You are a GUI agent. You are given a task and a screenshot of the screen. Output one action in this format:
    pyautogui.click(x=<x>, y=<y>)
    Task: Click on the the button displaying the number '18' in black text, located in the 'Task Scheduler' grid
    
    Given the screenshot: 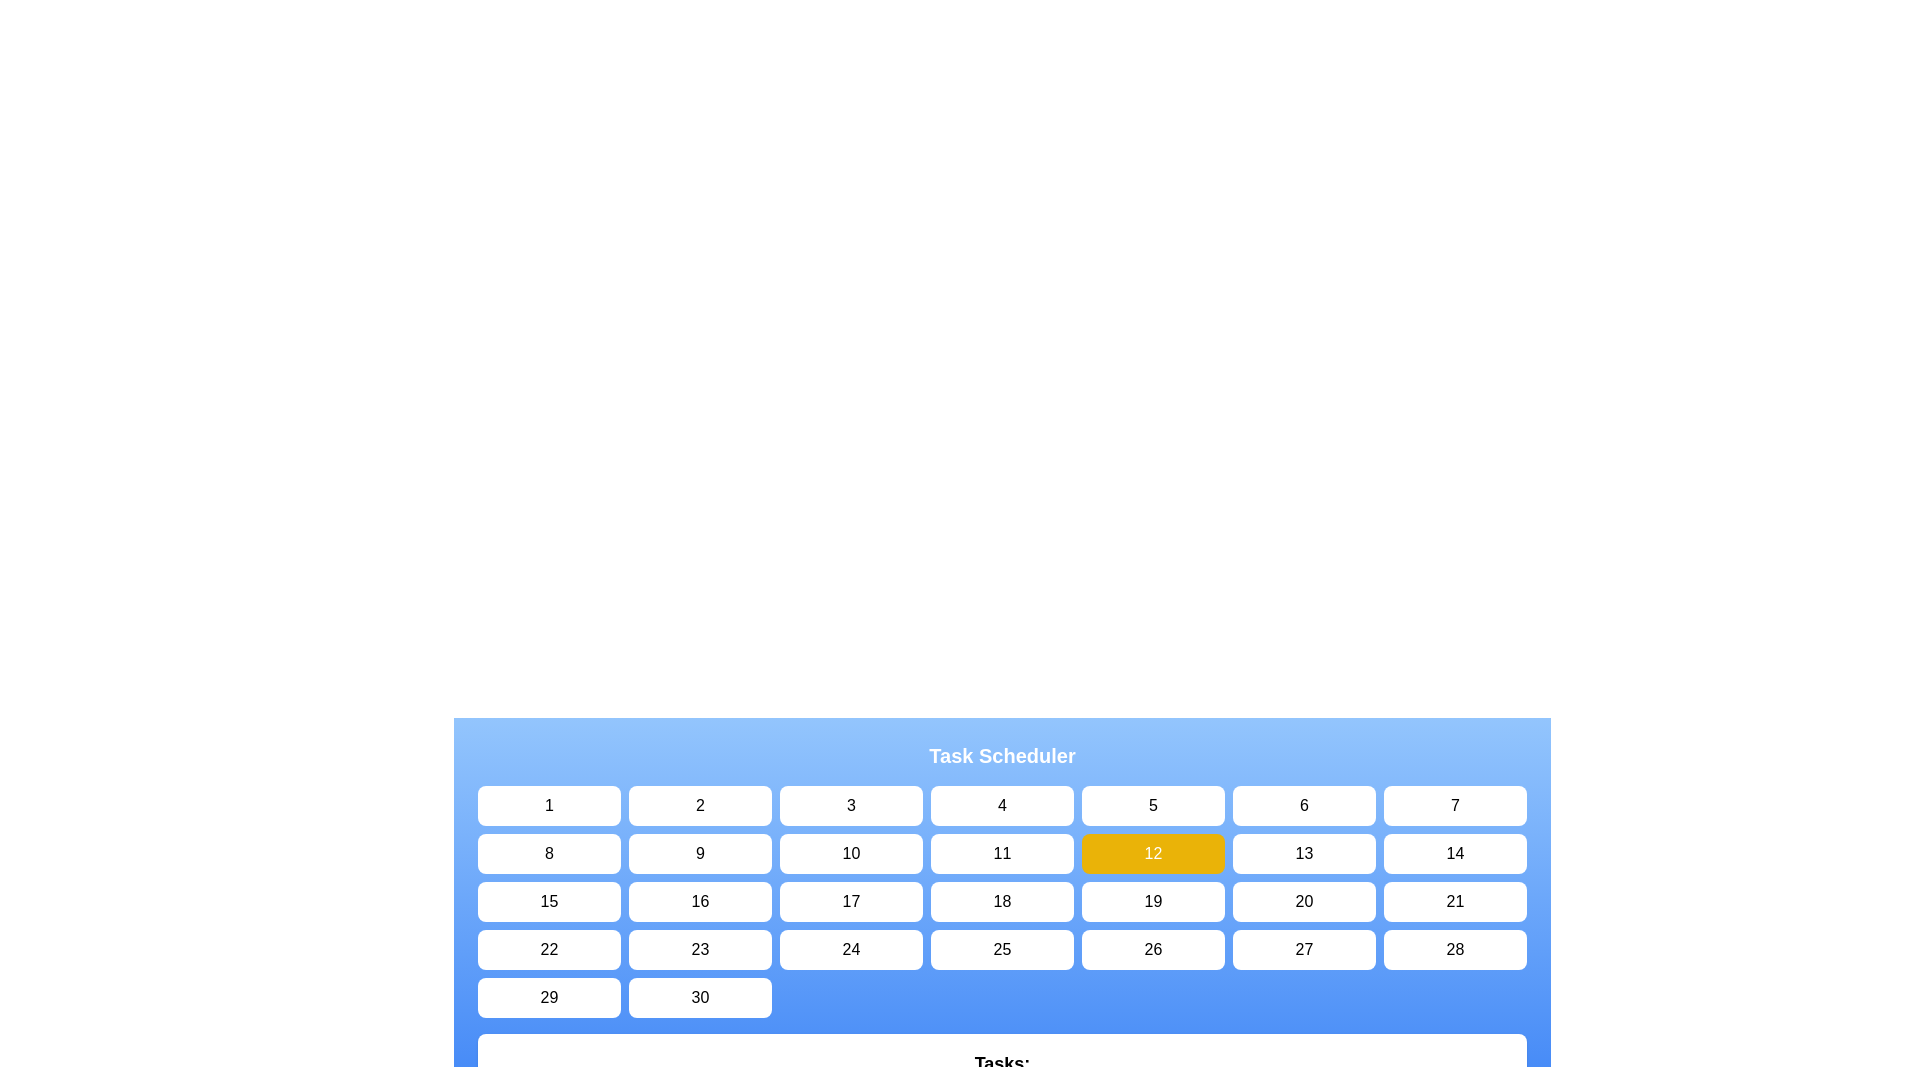 What is the action you would take?
    pyautogui.click(x=1002, y=902)
    